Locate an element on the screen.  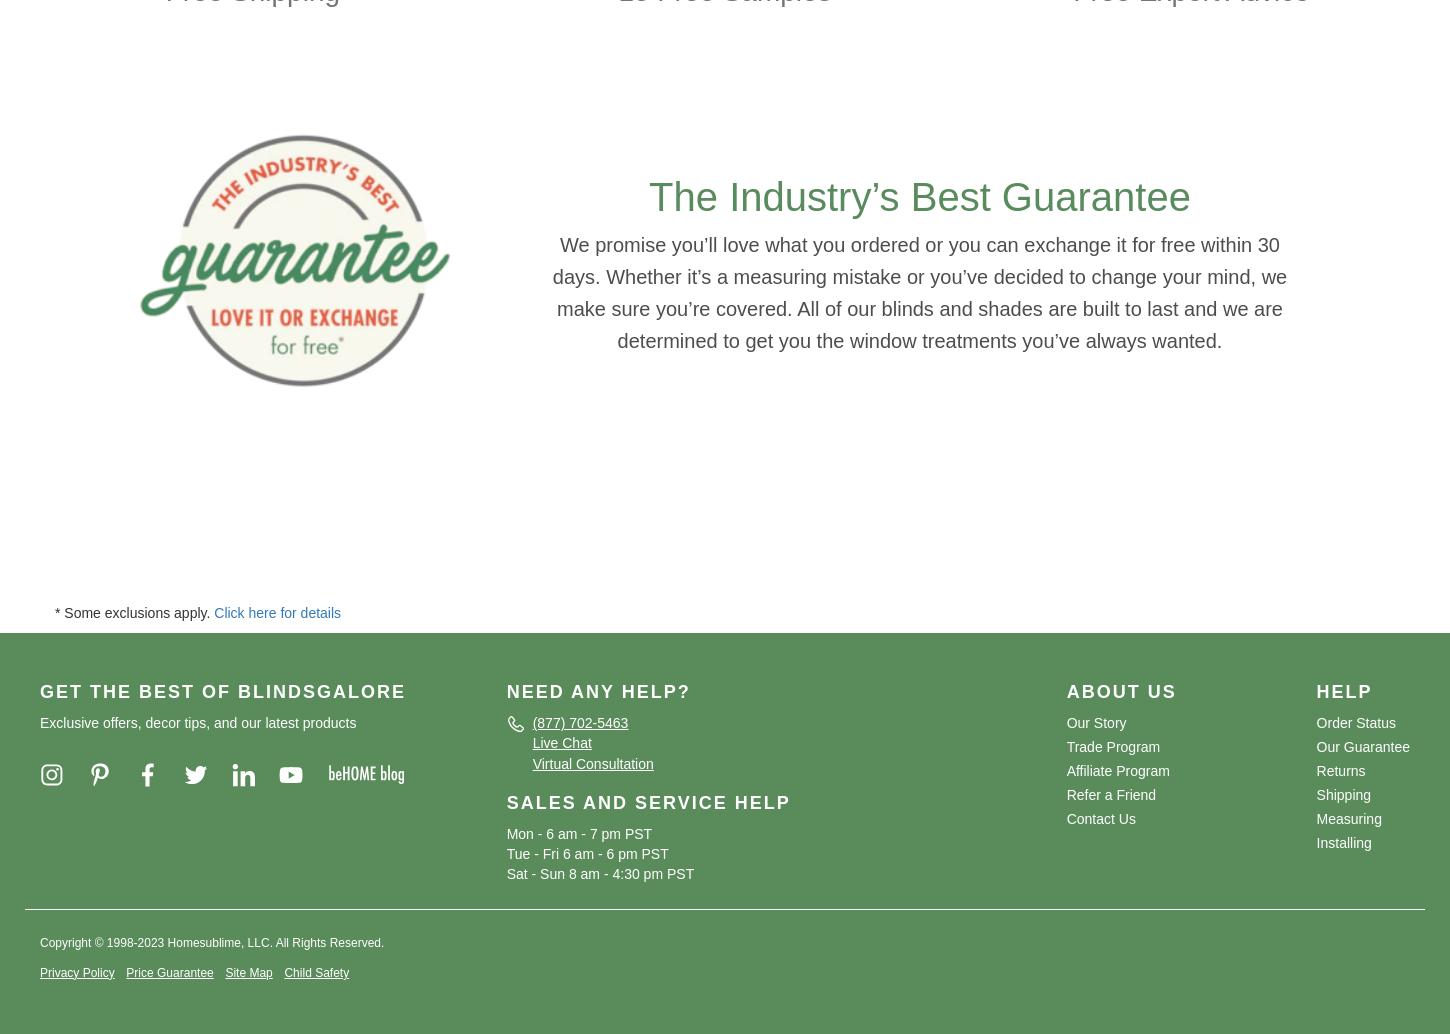
'Our Story' is located at coordinates (1066, 722).